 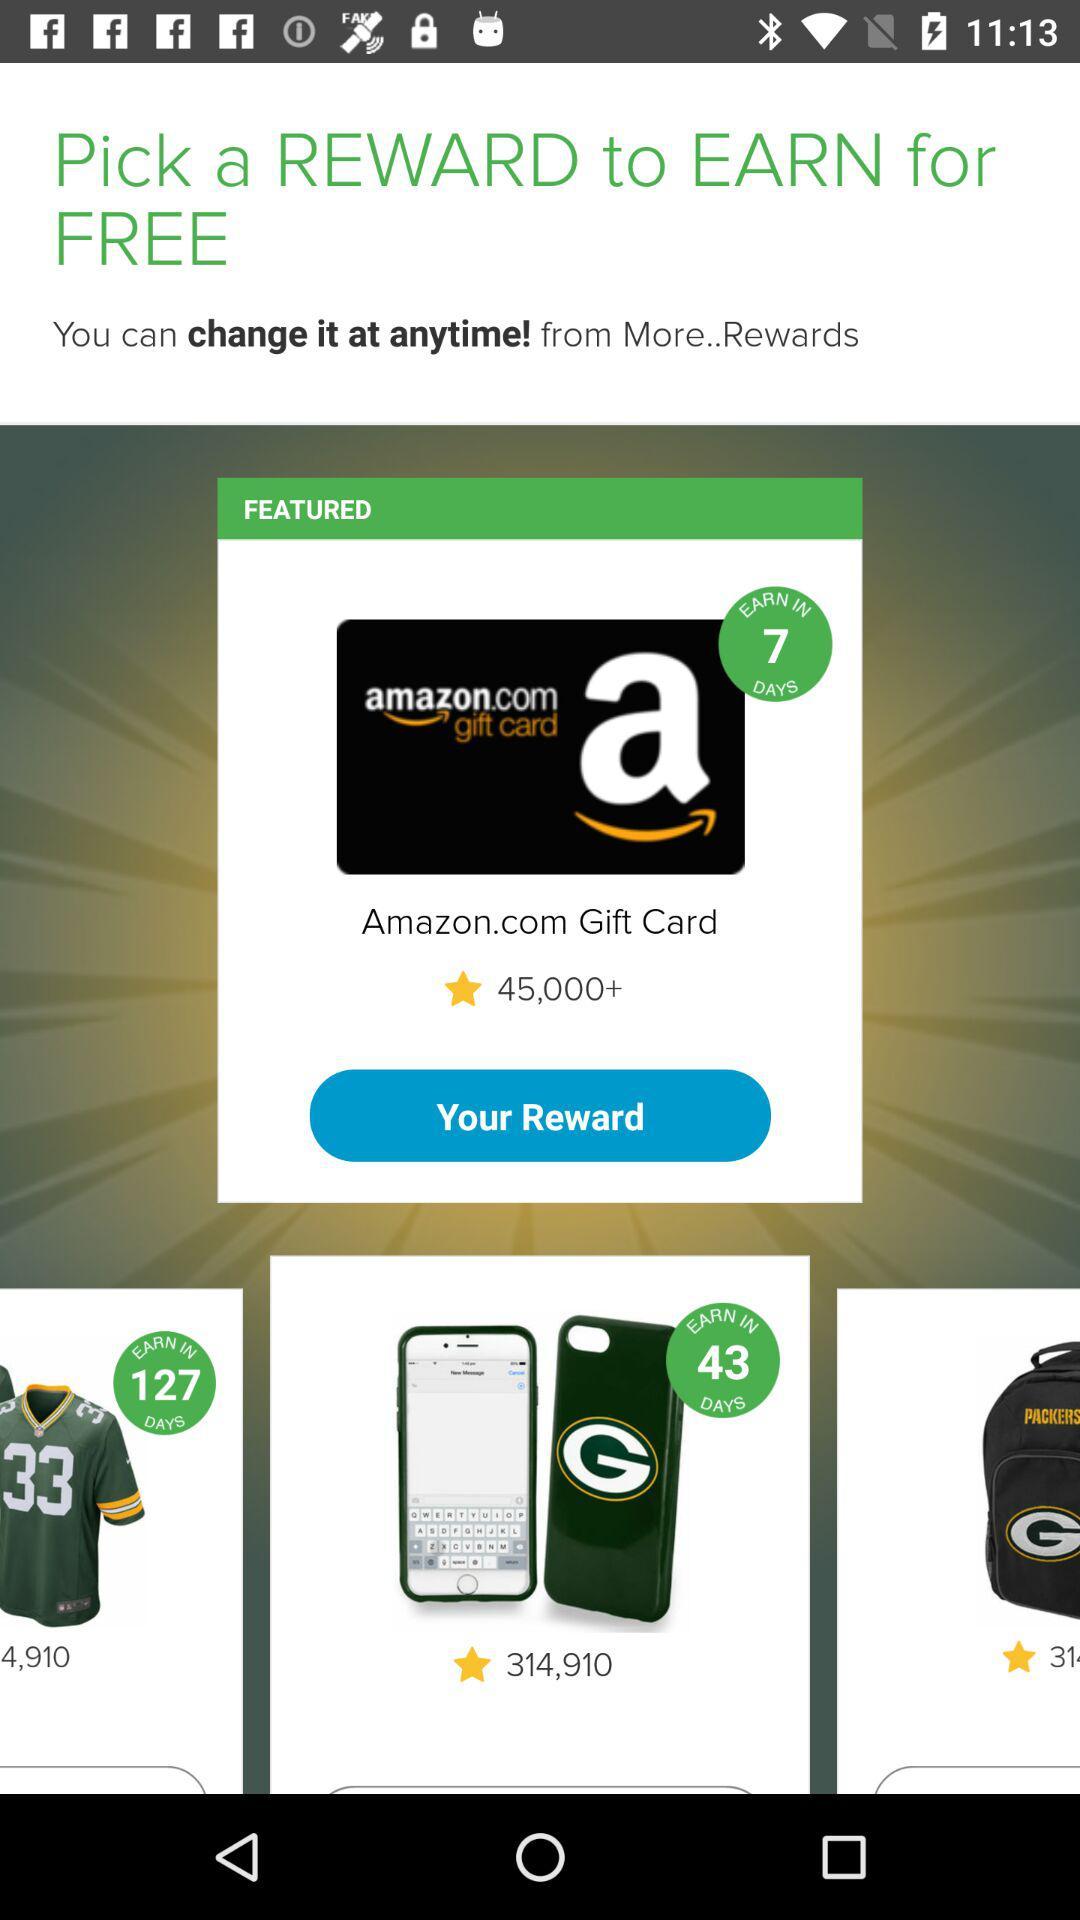 What do you see at coordinates (774, 644) in the screenshot?
I see `the earn in 7 days icon` at bounding box center [774, 644].